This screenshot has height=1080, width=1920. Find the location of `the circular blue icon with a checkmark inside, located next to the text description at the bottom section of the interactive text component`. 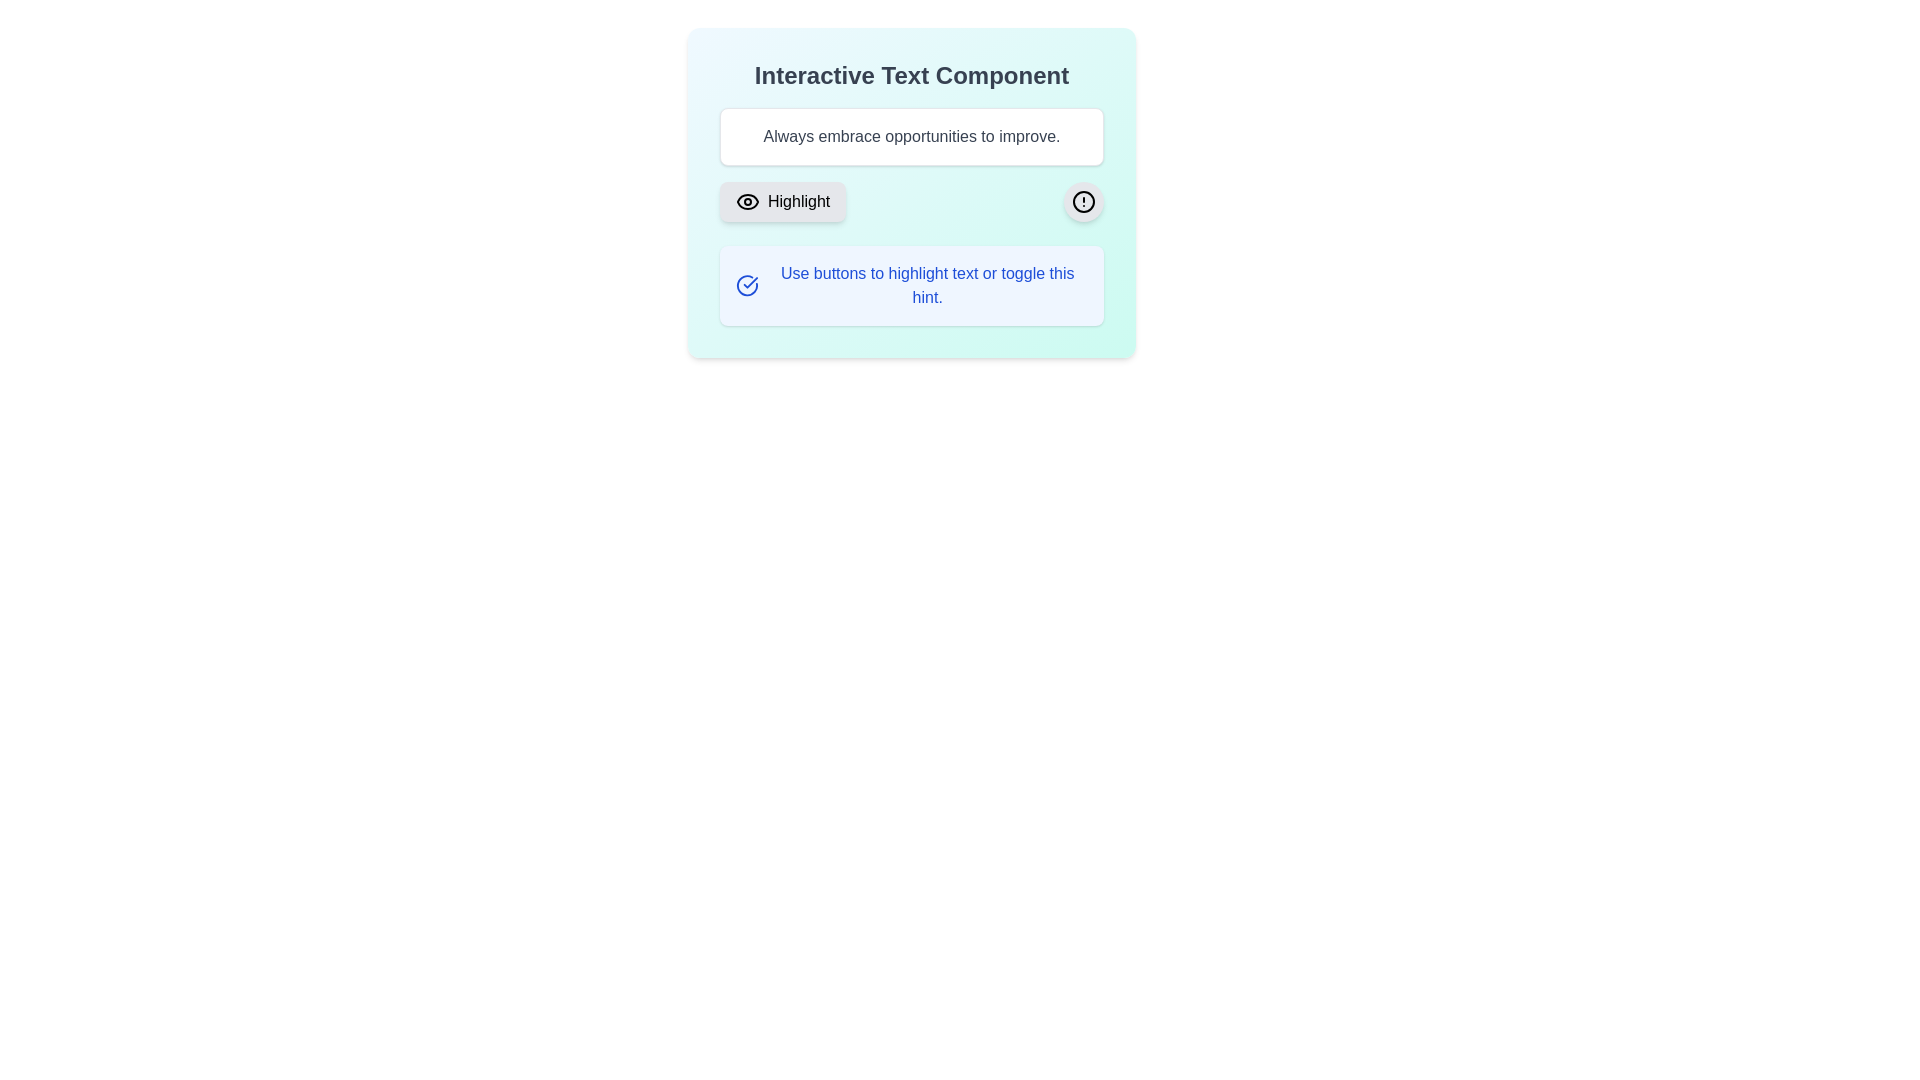

the circular blue icon with a checkmark inside, located next to the text description at the bottom section of the interactive text component is located at coordinates (746, 285).